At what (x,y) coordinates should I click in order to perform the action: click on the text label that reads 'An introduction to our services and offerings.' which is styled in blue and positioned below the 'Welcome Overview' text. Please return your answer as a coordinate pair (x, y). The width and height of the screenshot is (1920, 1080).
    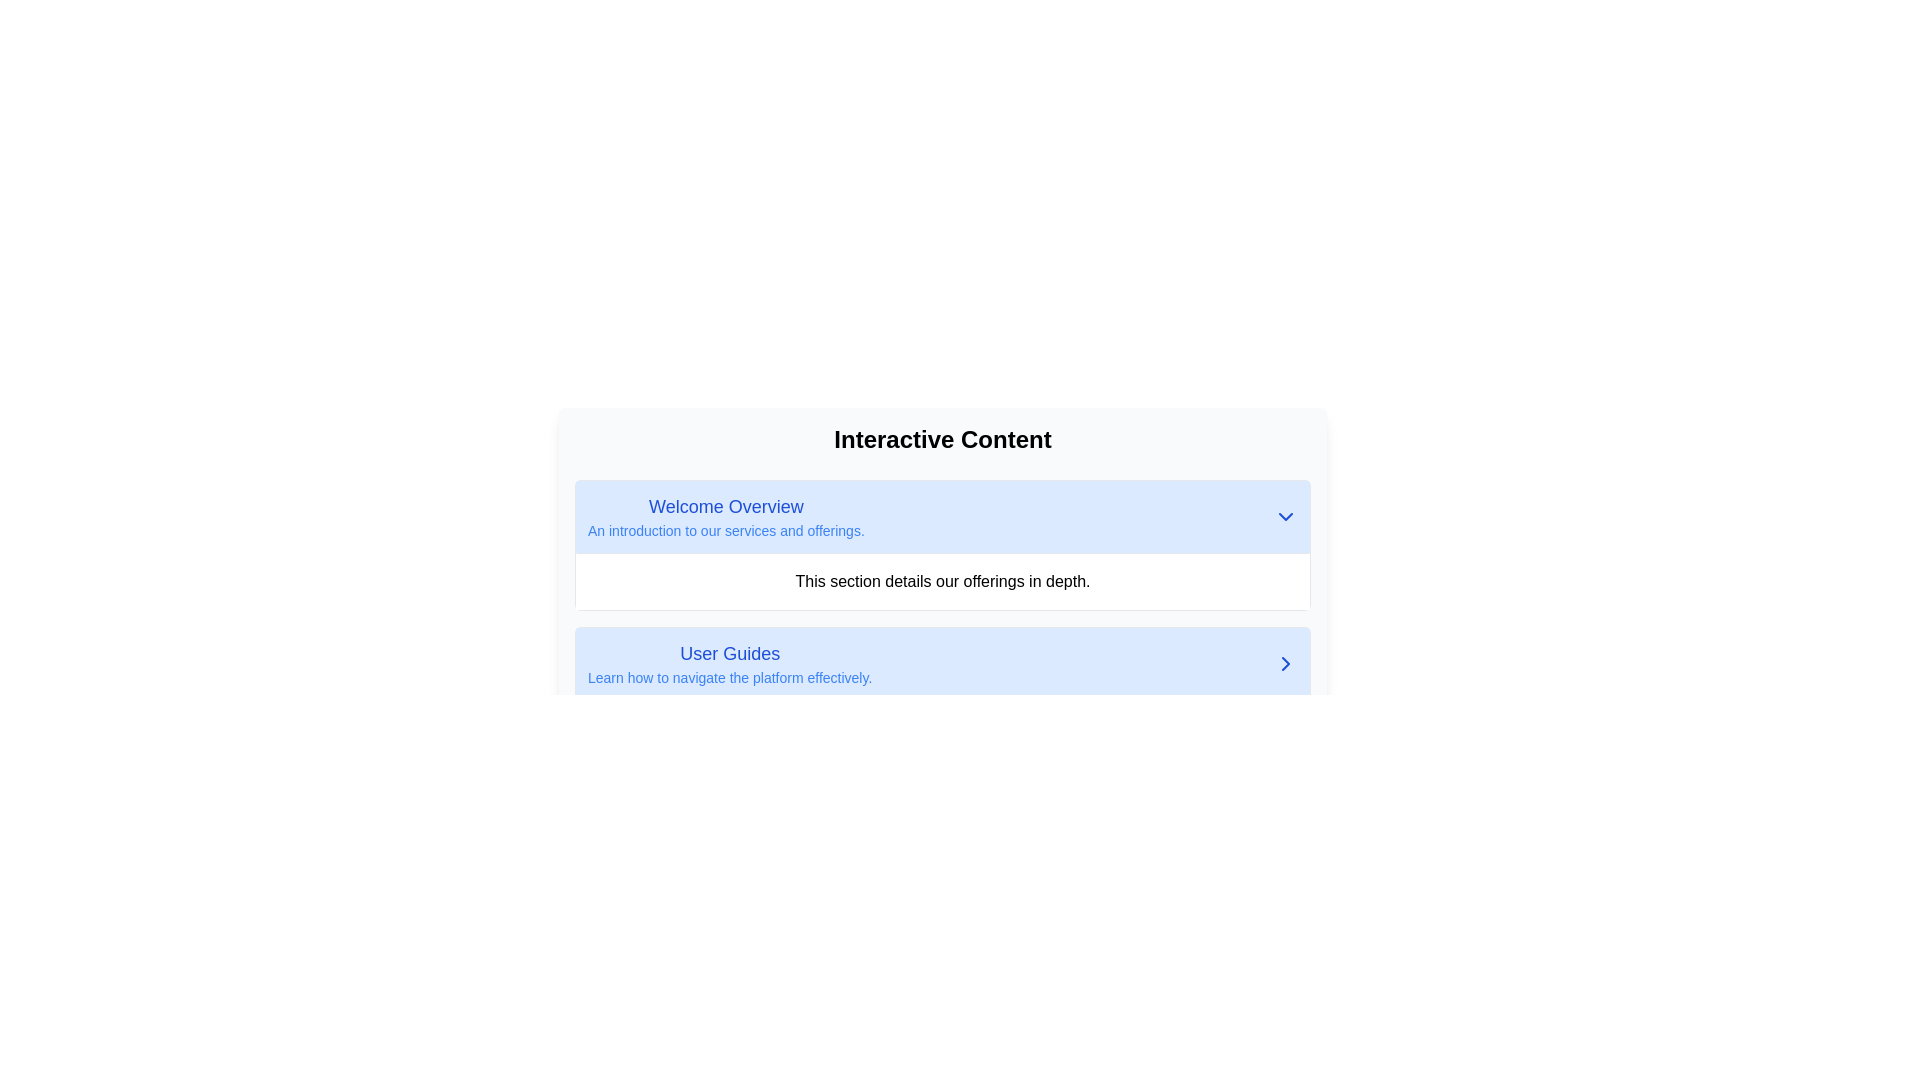
    Looking at the image, I should click on (725, 530).